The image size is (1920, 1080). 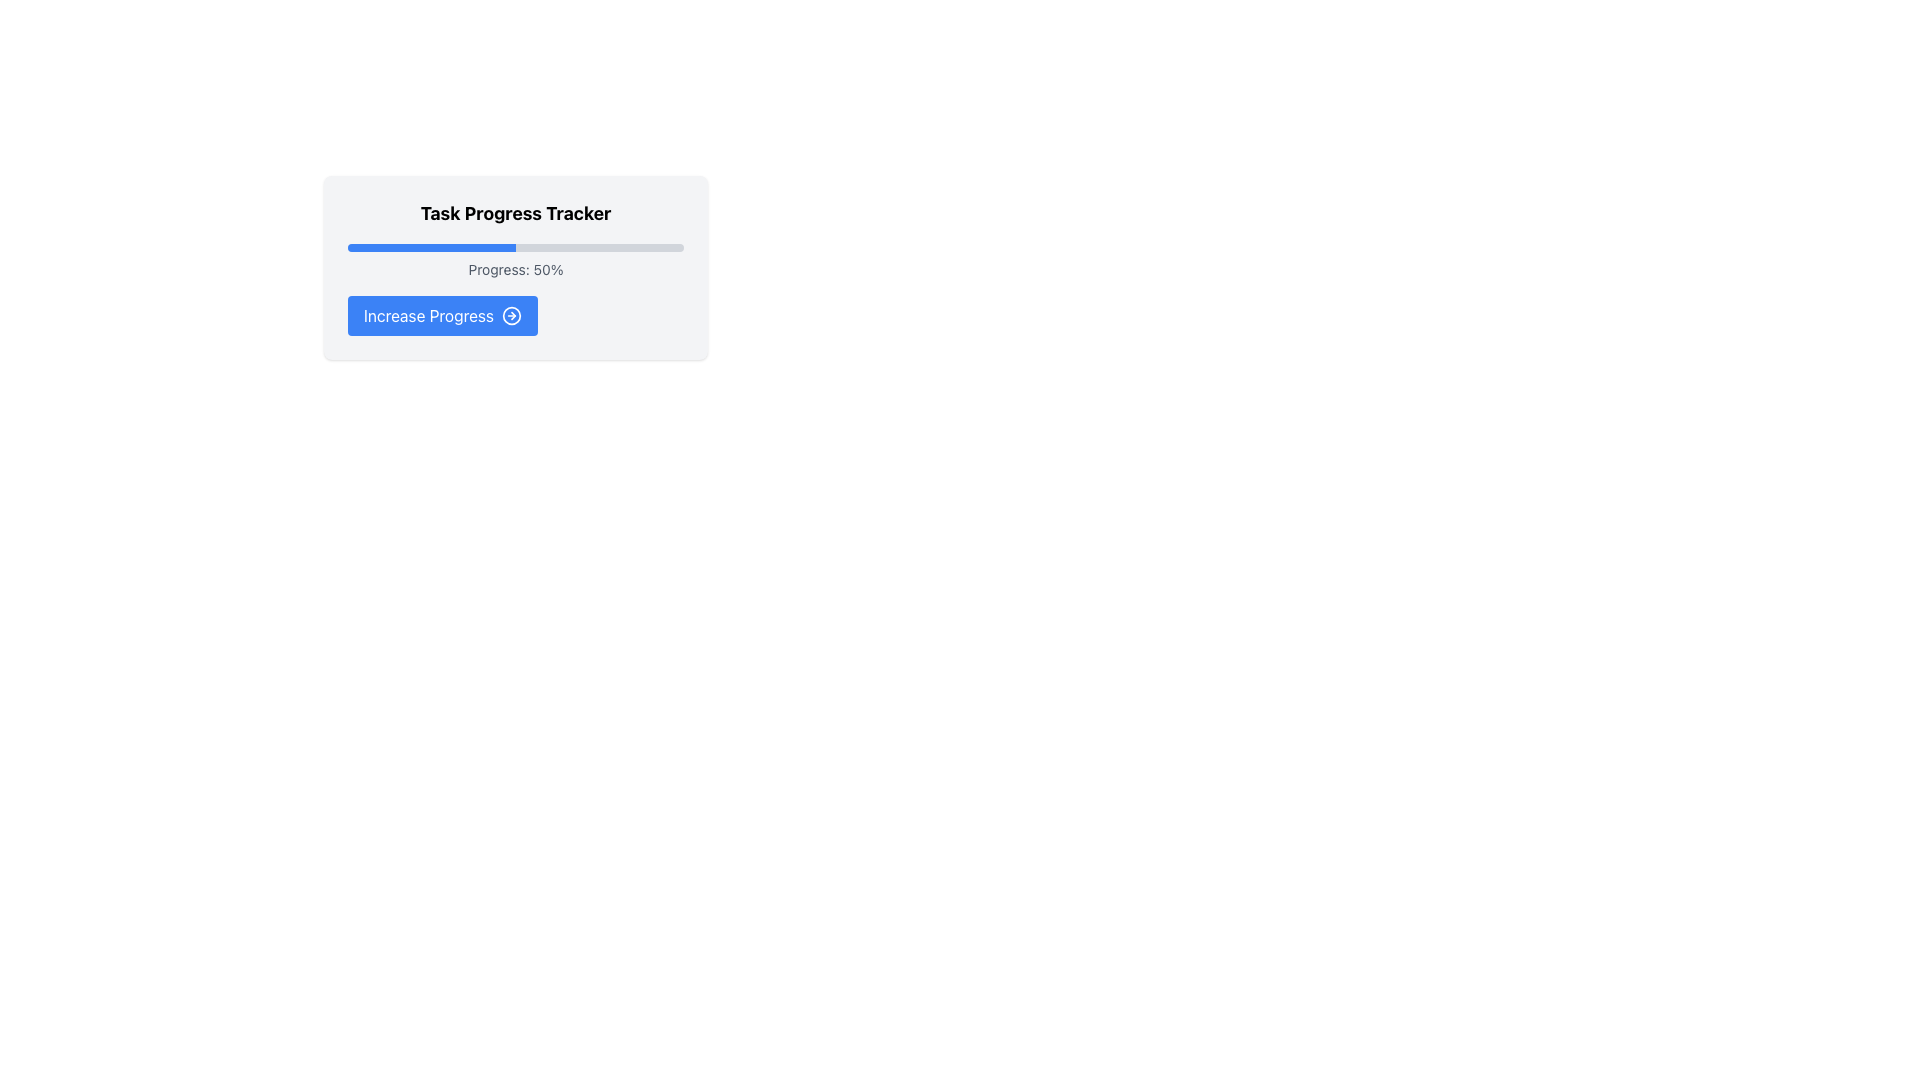 What do you see at coordinates (511, 315) in the screenshot?
I see `the Circle icon element located within the arrow-circle icon to the right of the 'Increase Progress' button` at bounding box center [511, 315].